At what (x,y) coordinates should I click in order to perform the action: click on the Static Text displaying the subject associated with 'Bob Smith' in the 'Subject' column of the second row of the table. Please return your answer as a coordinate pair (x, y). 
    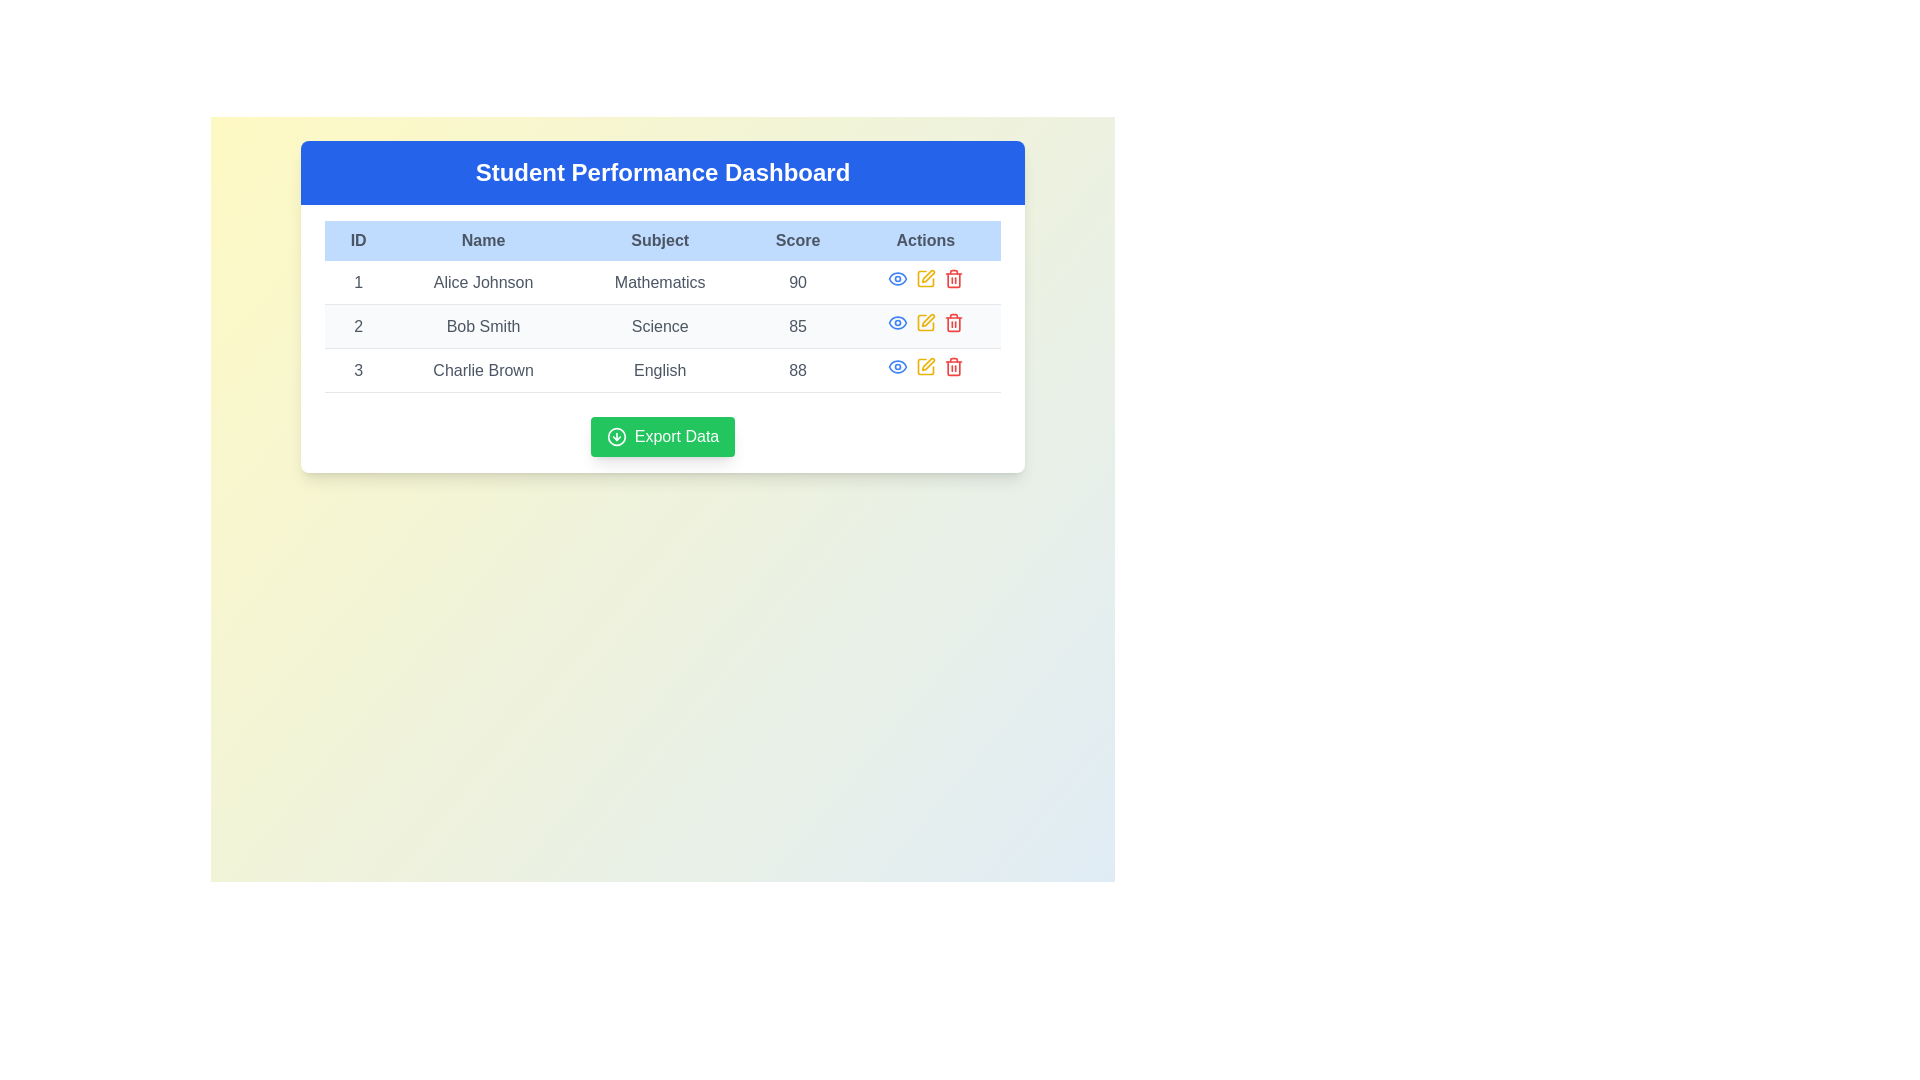
    Looking at the image, I should click on (660, 325).